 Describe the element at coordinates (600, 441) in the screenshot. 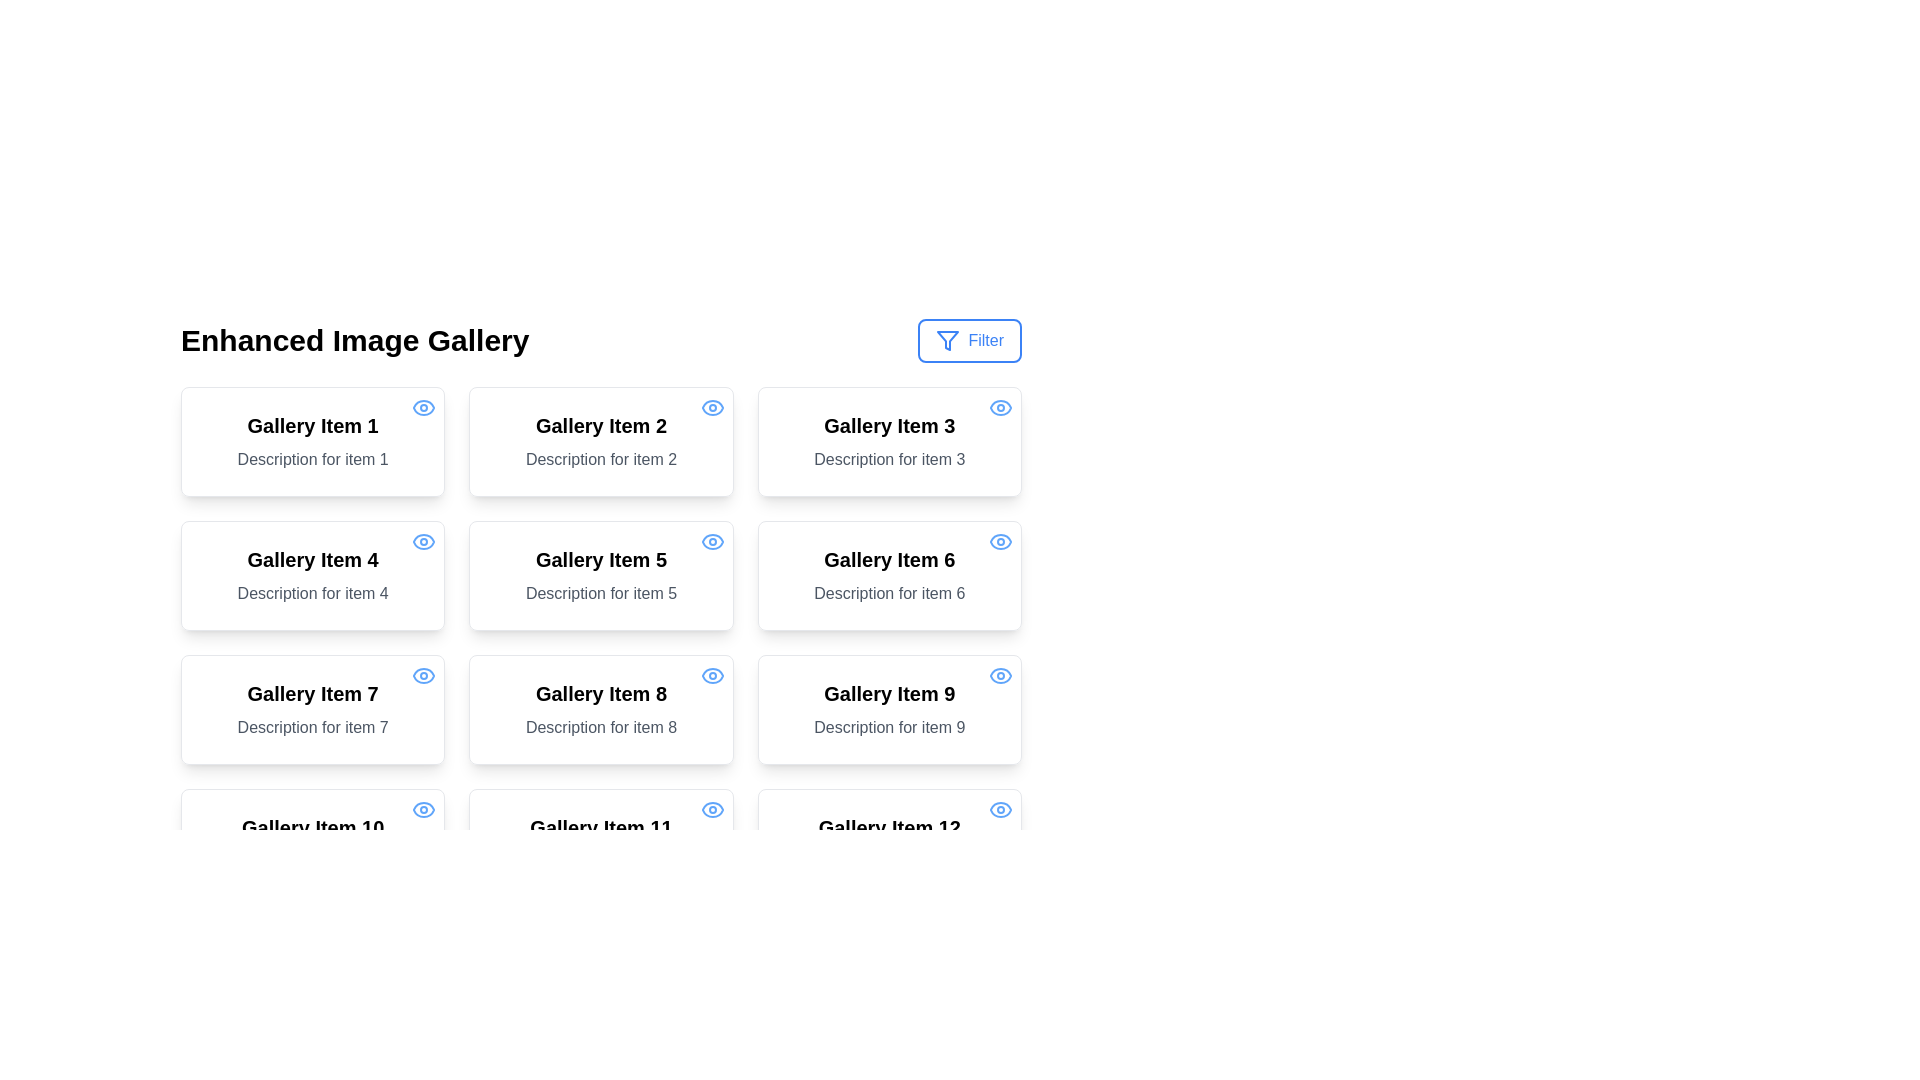

I see `the rectangular card displaying 'Gallery Item 2' with a white background and blue eye icon` at that location.